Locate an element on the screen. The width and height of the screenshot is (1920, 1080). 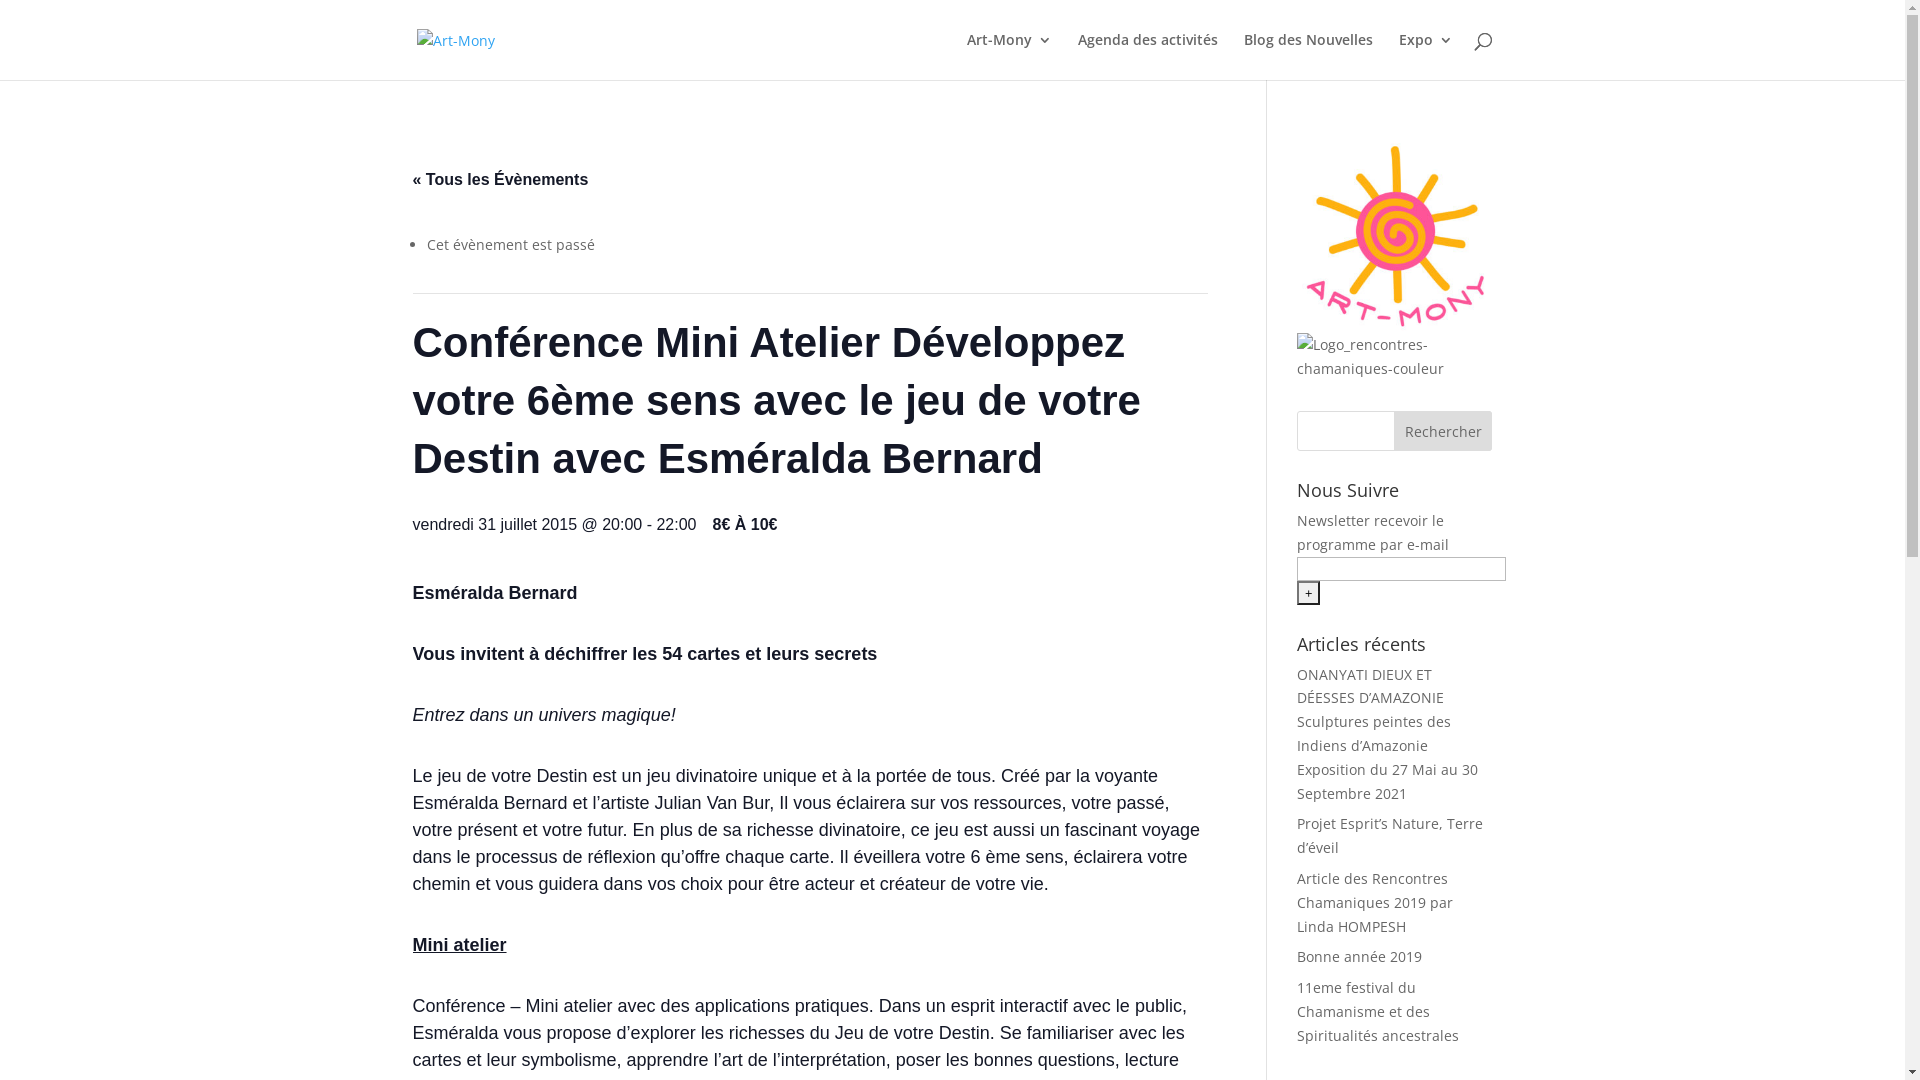
'Logo_rencontres-chamaniques-couleur' is located at coordinates (1393, 356).